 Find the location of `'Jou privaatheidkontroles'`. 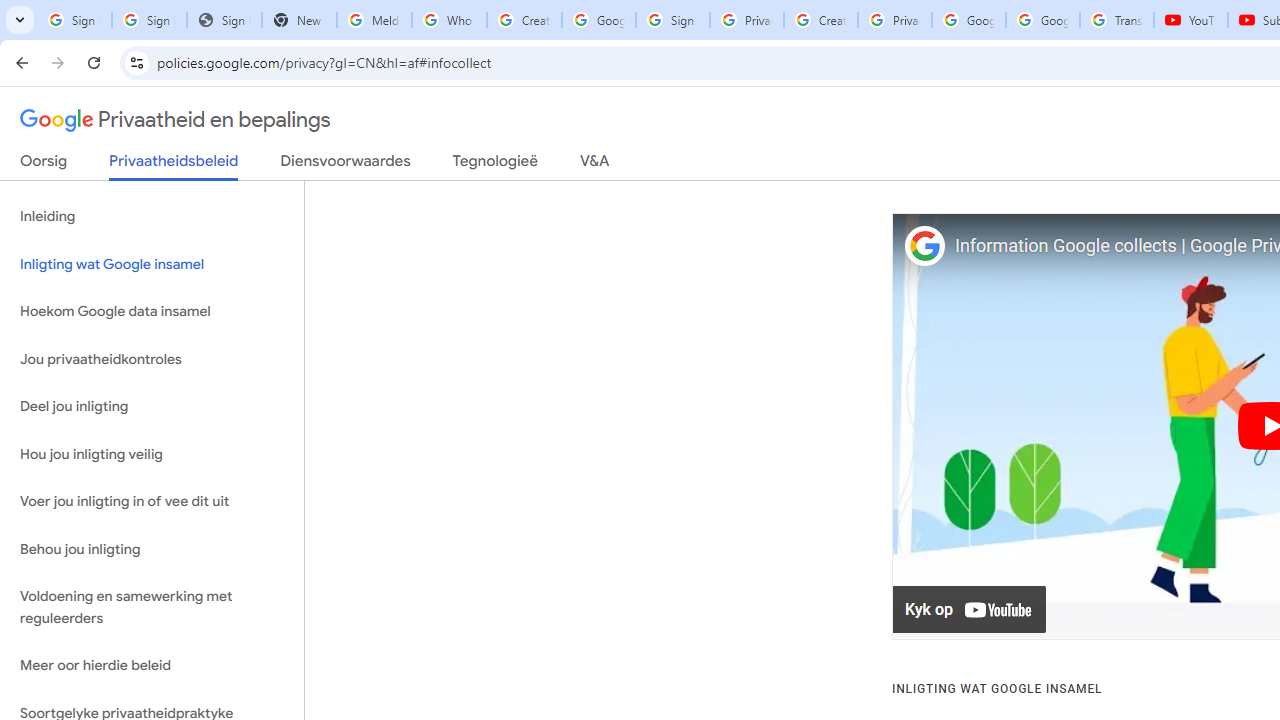

'Jou privaatheidkontroles' is located at coordinates (151, 358).